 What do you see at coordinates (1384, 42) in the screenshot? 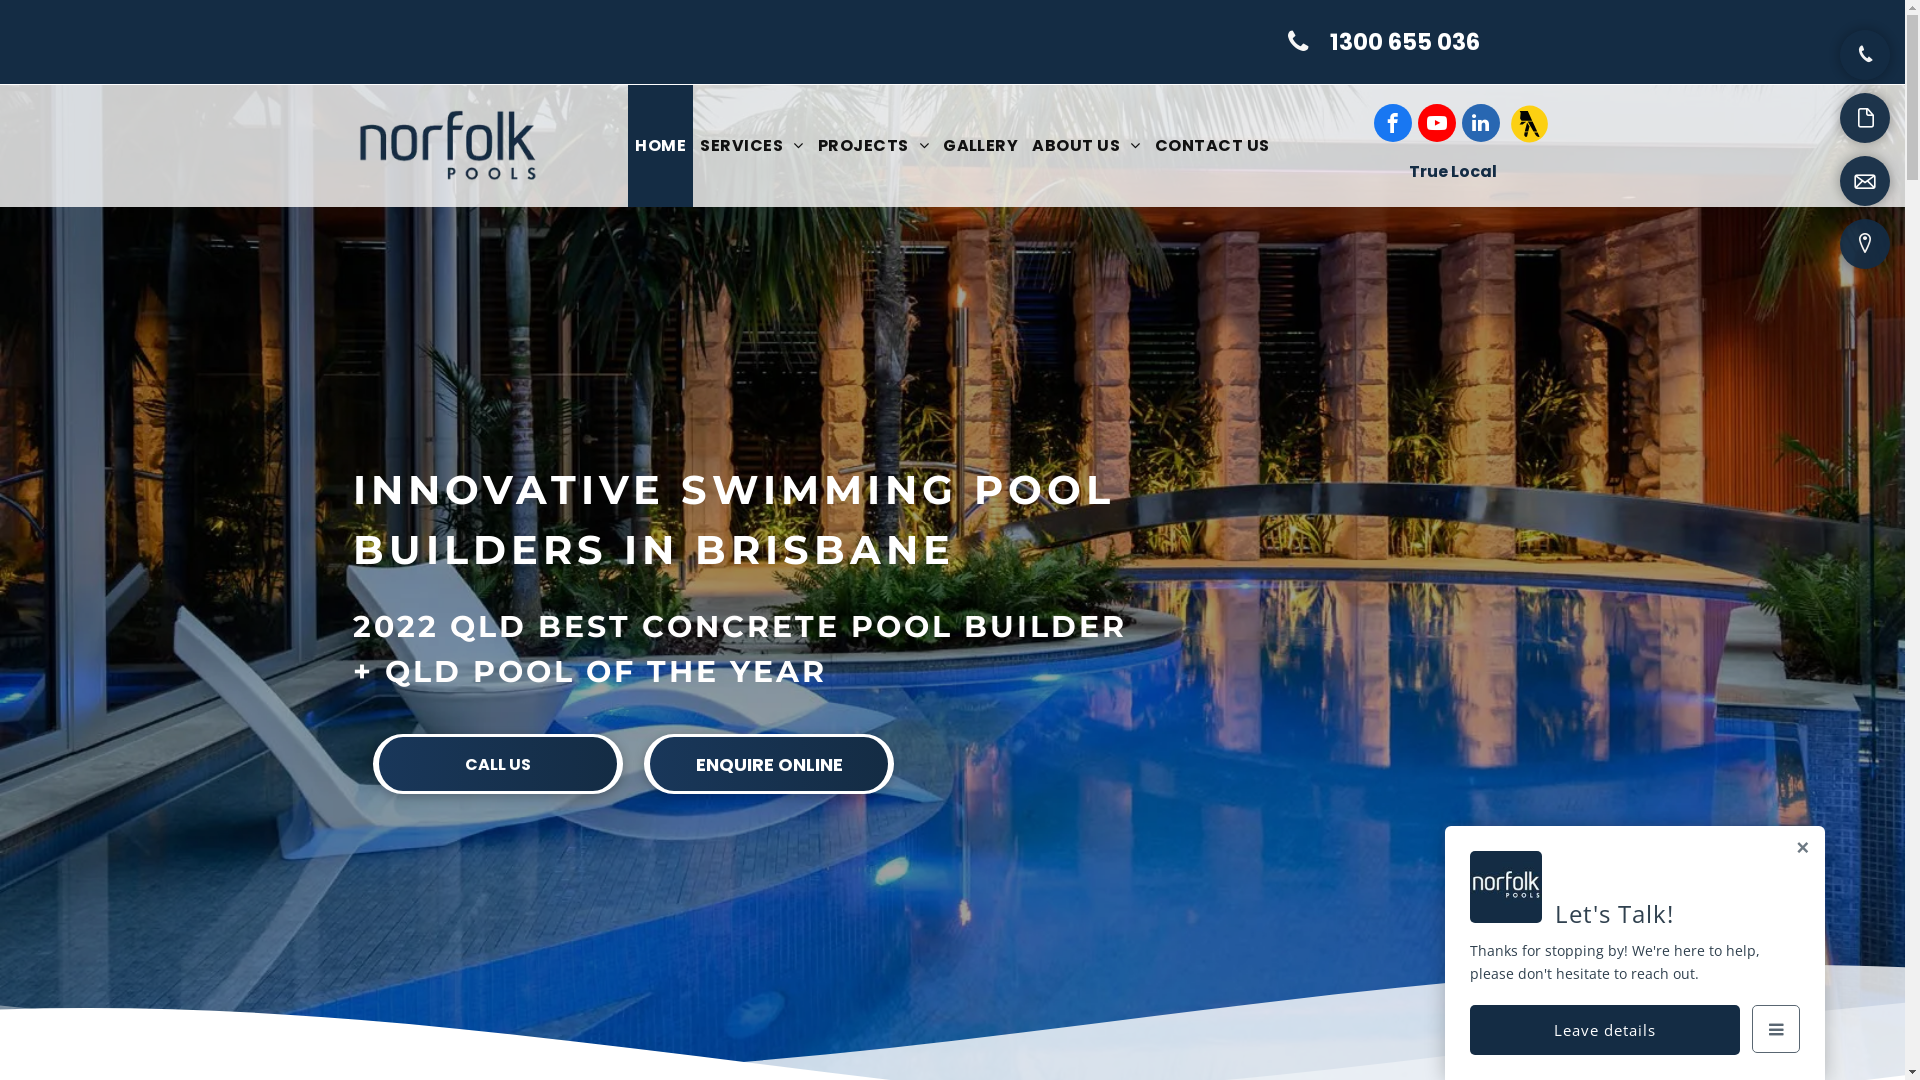
I see `'1300 655 036'` at bounding box center [1384, 42].